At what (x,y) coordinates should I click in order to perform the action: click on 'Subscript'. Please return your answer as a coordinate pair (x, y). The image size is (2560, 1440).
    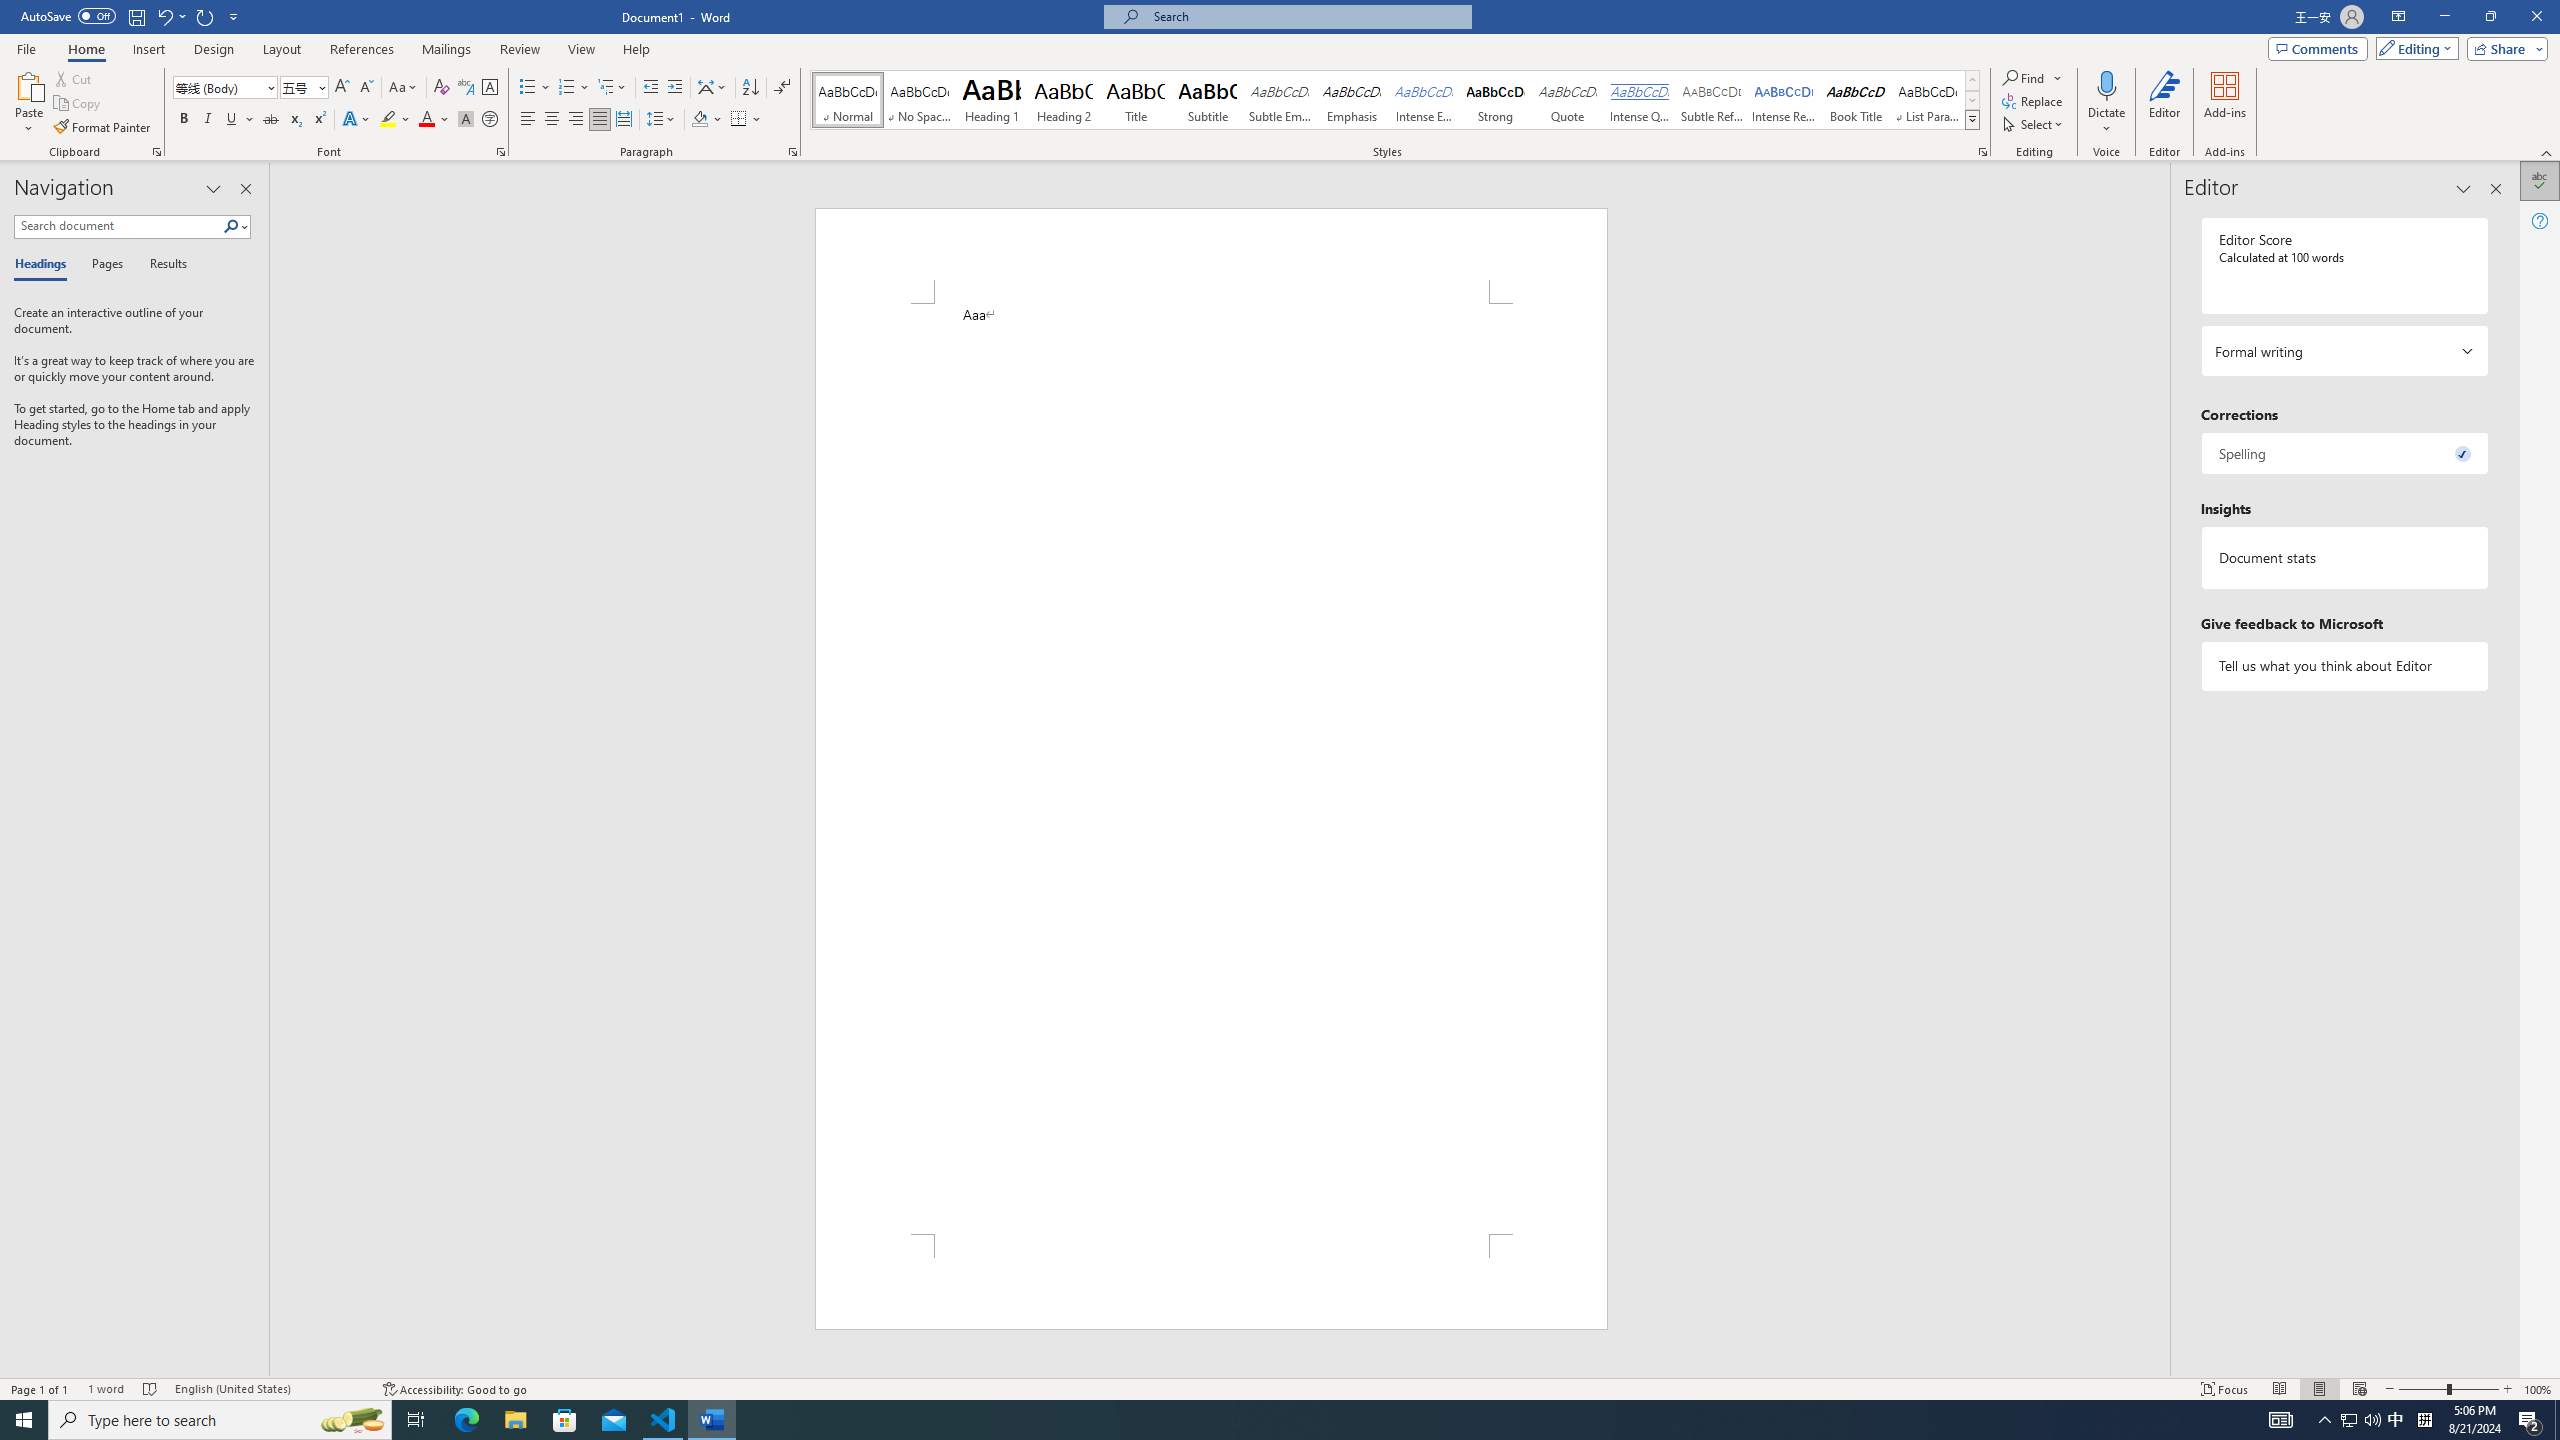
    Looking at the image, I should click on (294, 118).